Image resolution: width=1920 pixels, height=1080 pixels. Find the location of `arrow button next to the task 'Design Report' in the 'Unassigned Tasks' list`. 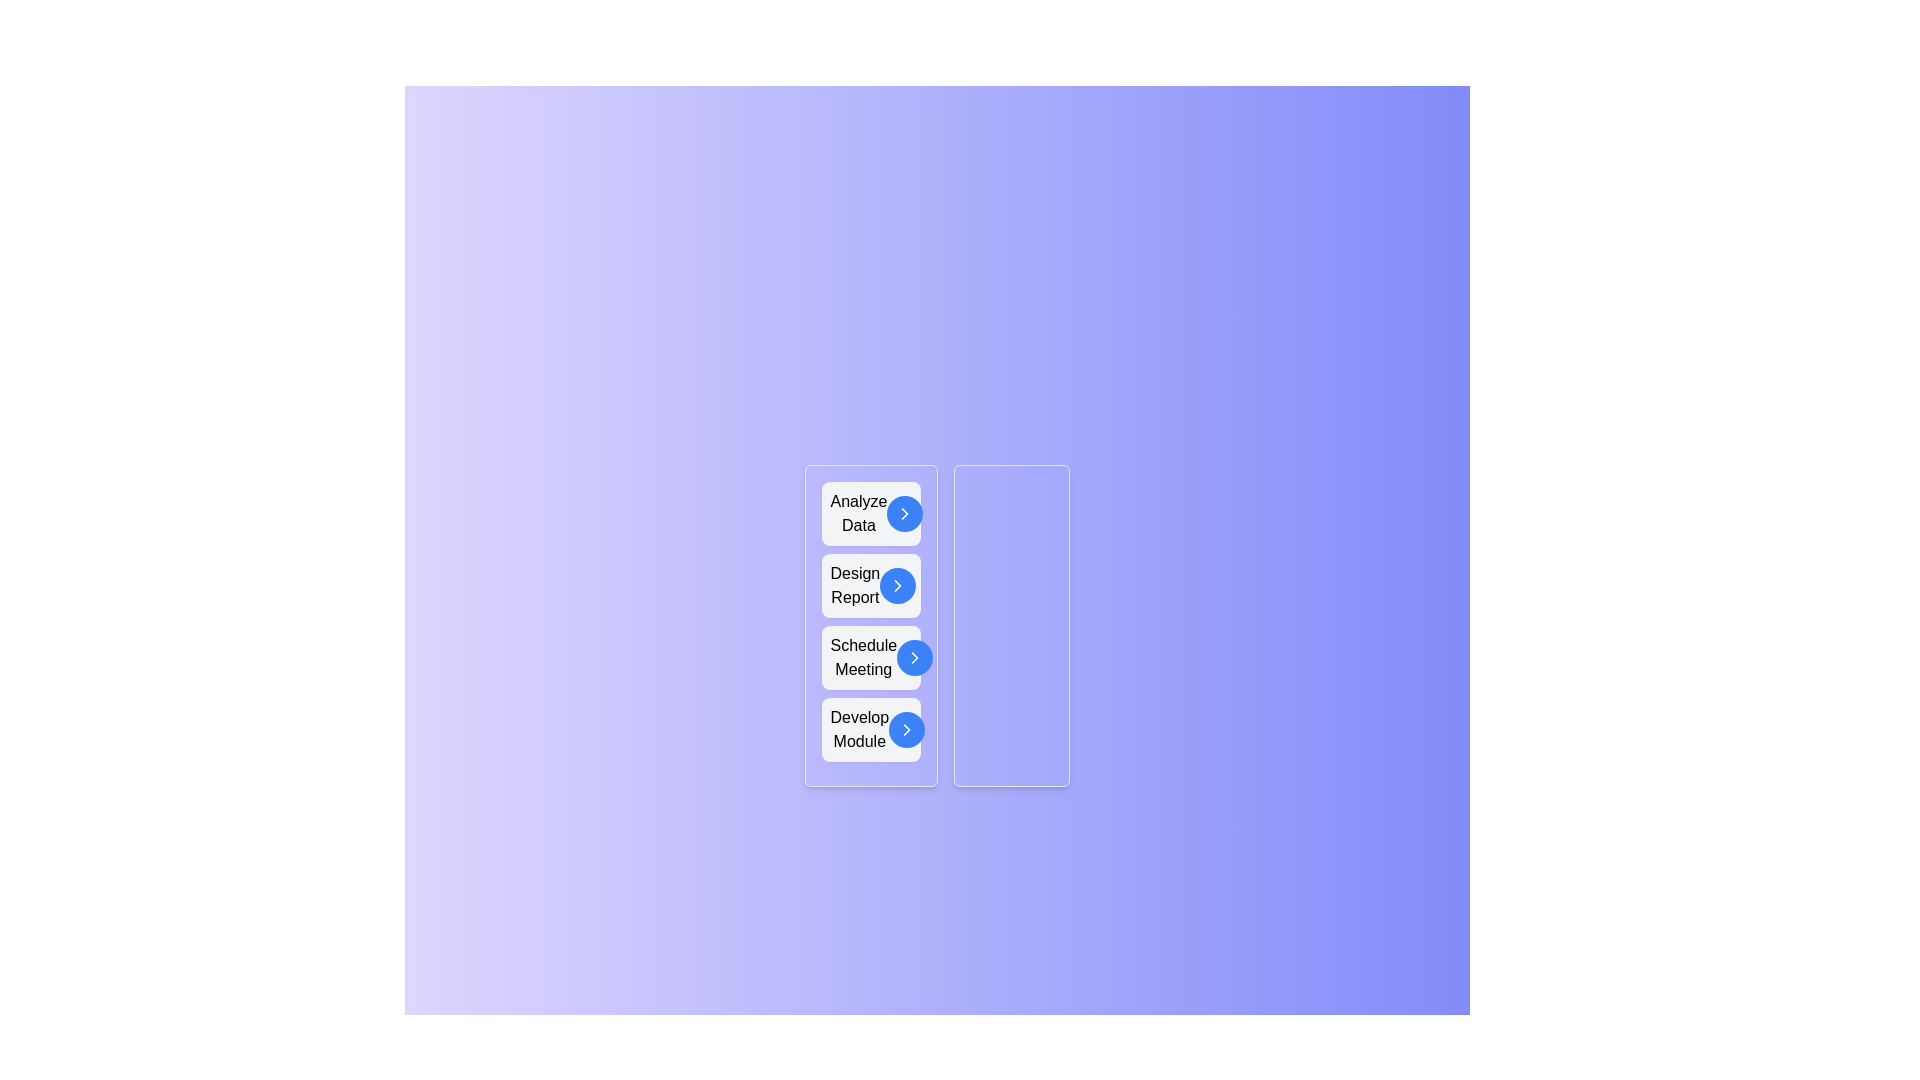

arrow button next to the task 'Design Report' in the 'Unassigned Tasks' list is located at coordinates (897, 585).